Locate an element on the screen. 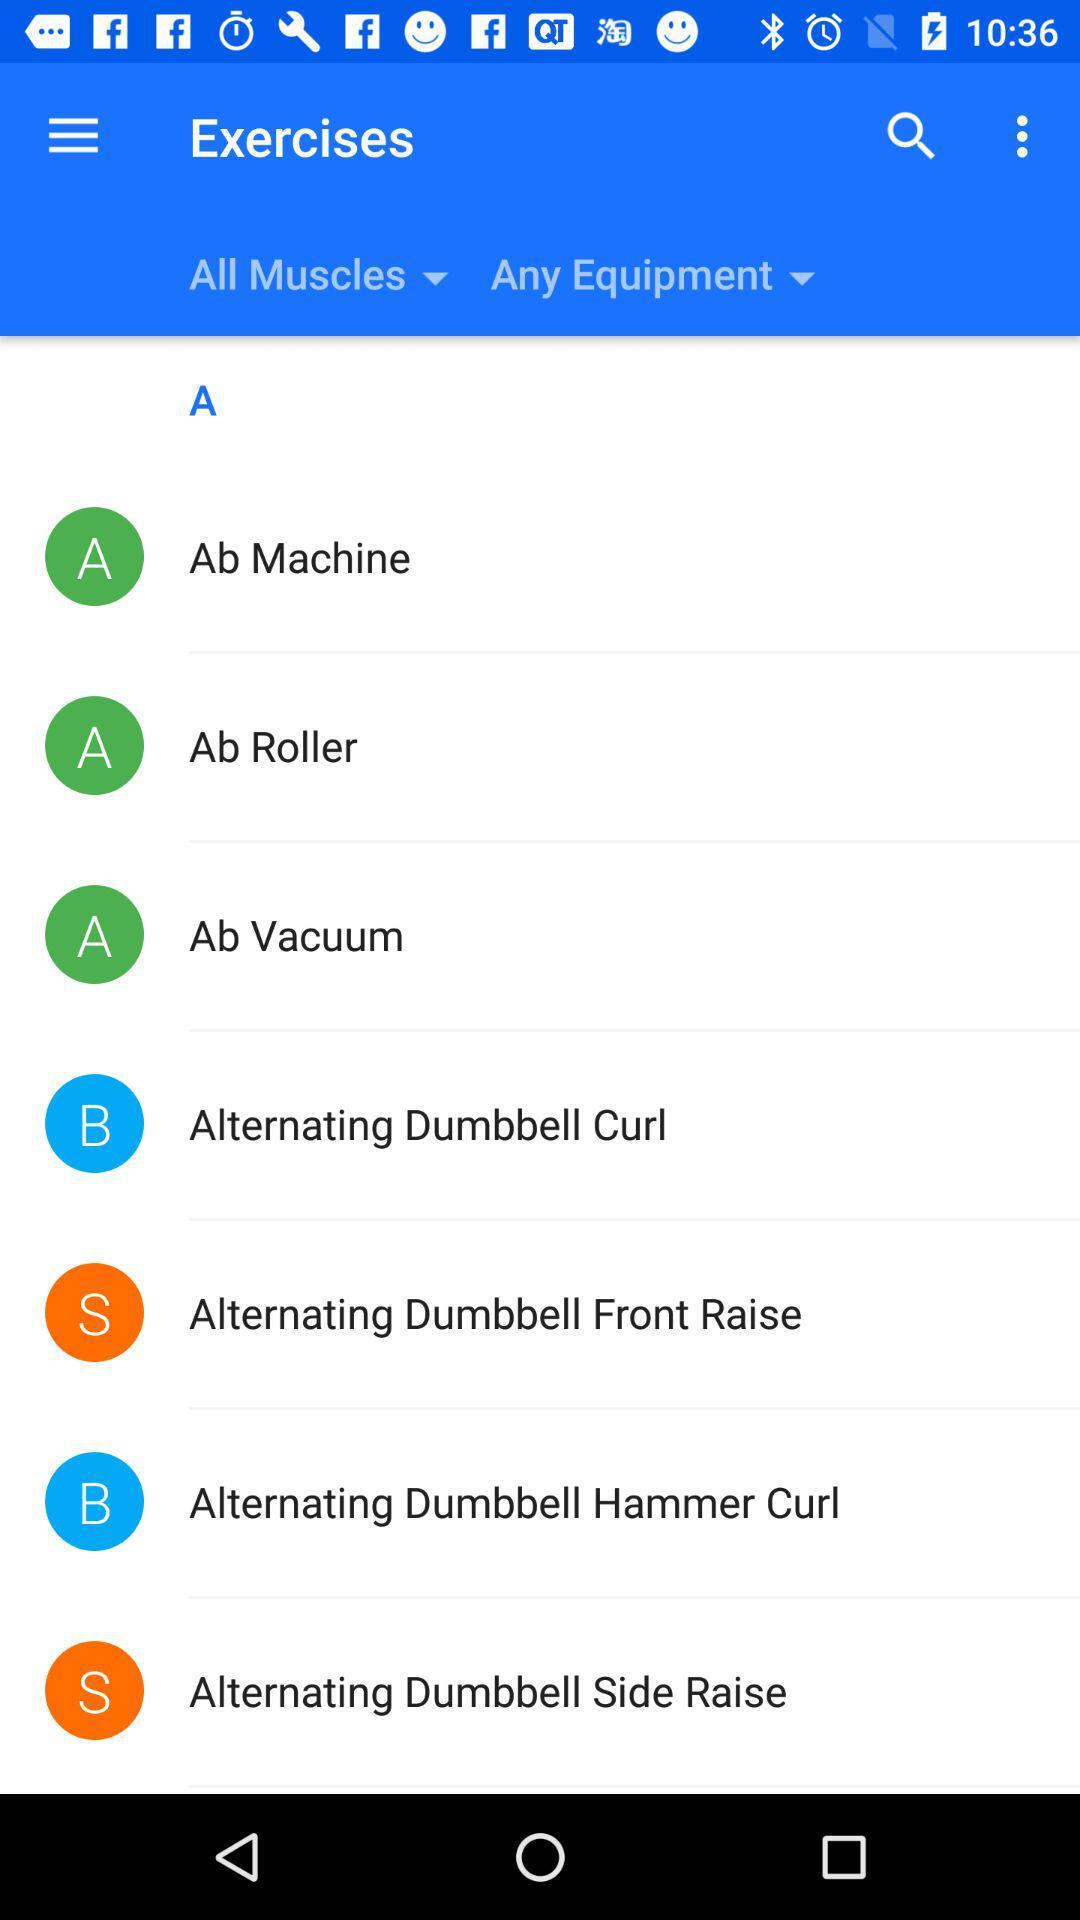 This screenshot has height=1920, width=1080. icon above a item is located at coordinates (72, 135).